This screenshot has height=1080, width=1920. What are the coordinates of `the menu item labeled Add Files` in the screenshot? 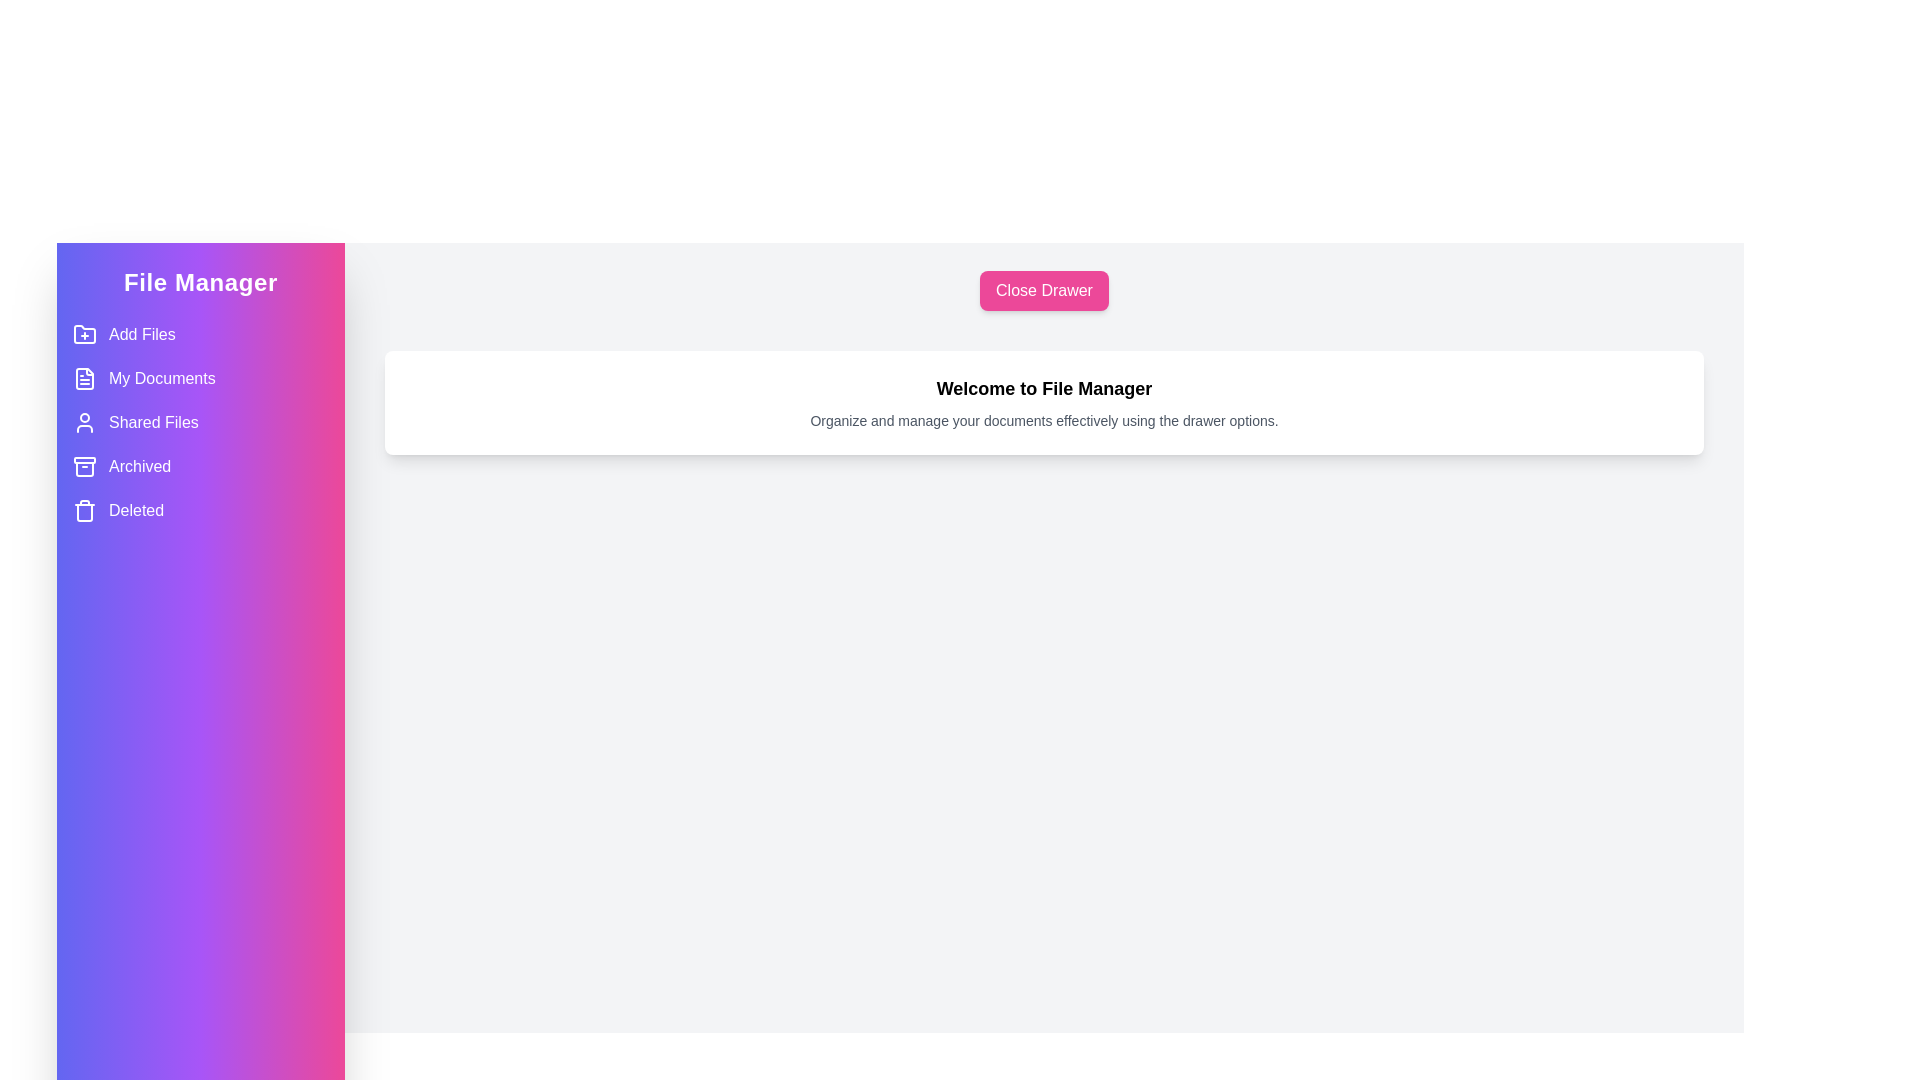 It's located at (201, 334).